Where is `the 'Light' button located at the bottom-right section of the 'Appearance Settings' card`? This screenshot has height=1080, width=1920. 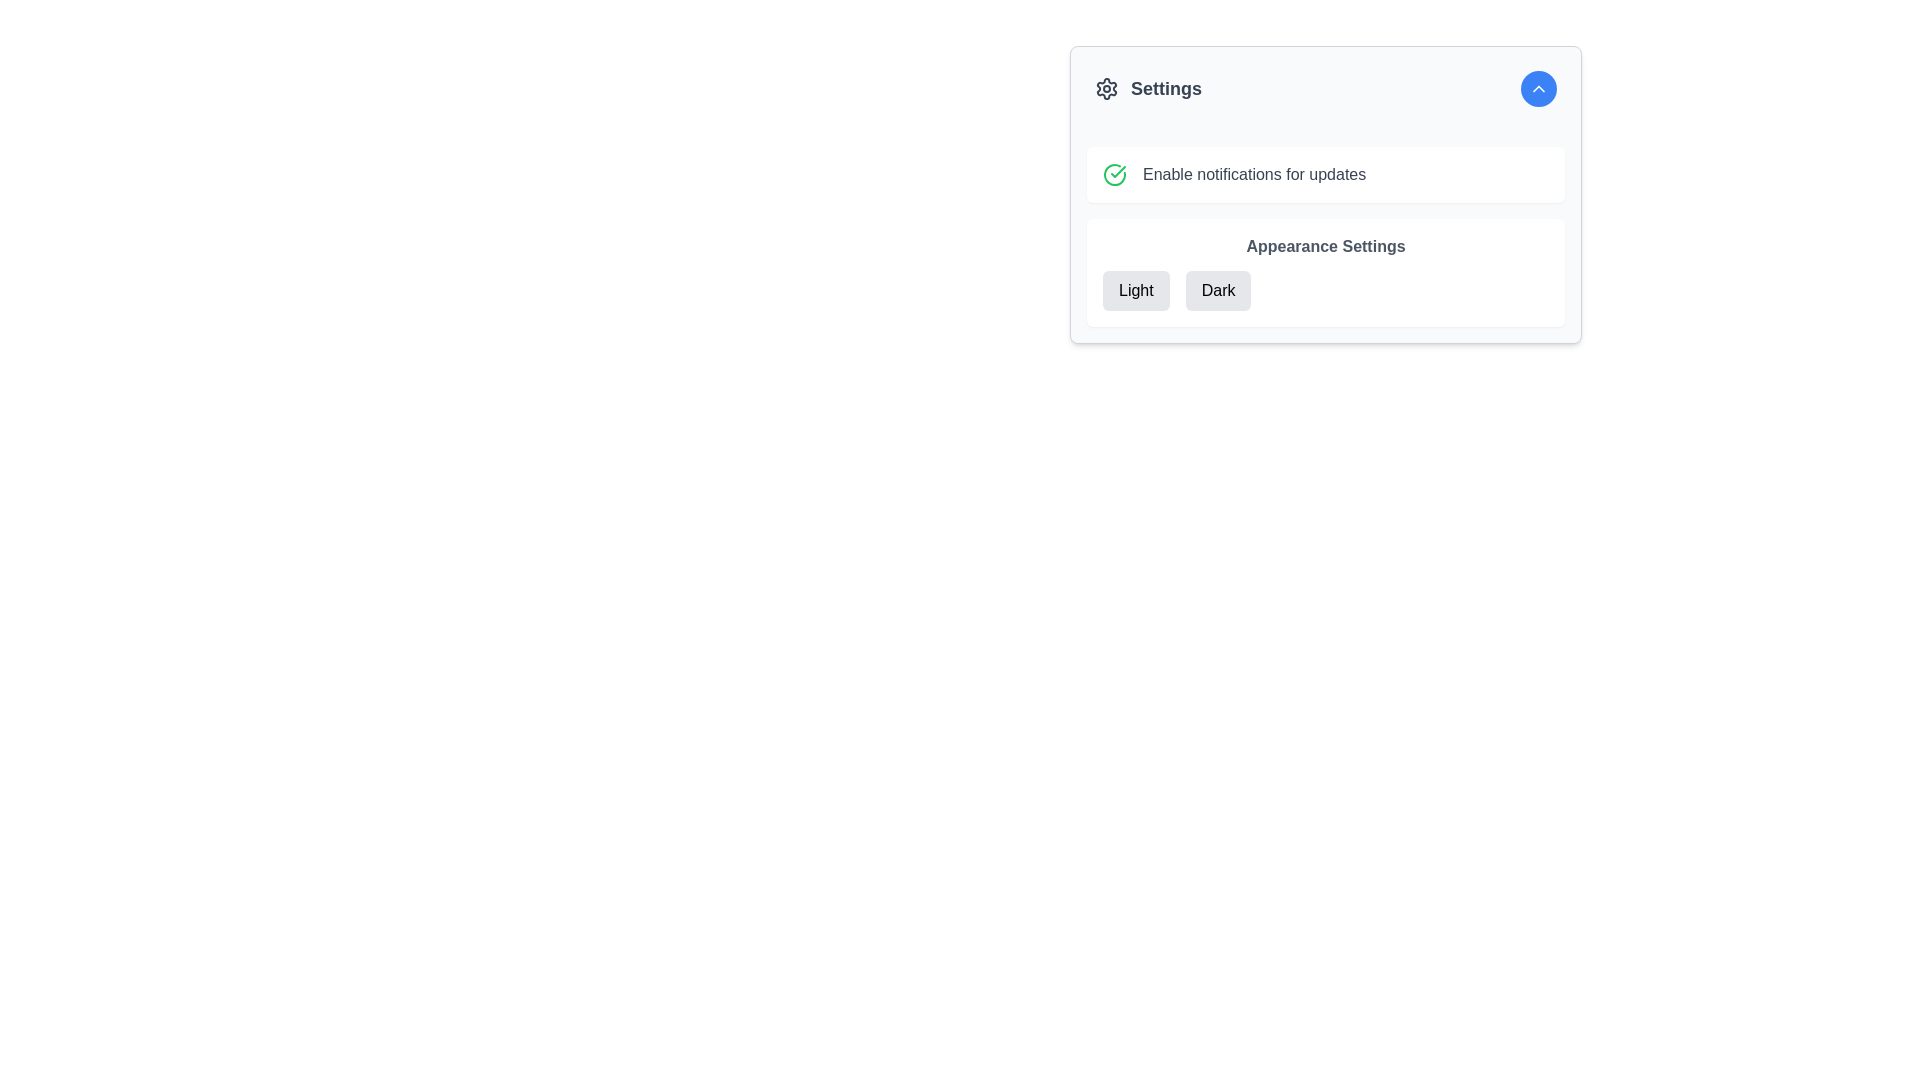
the 'Light' button located at the bottom-right section of the 'Appearance Settings' card is located at coordinates (1136, 290).